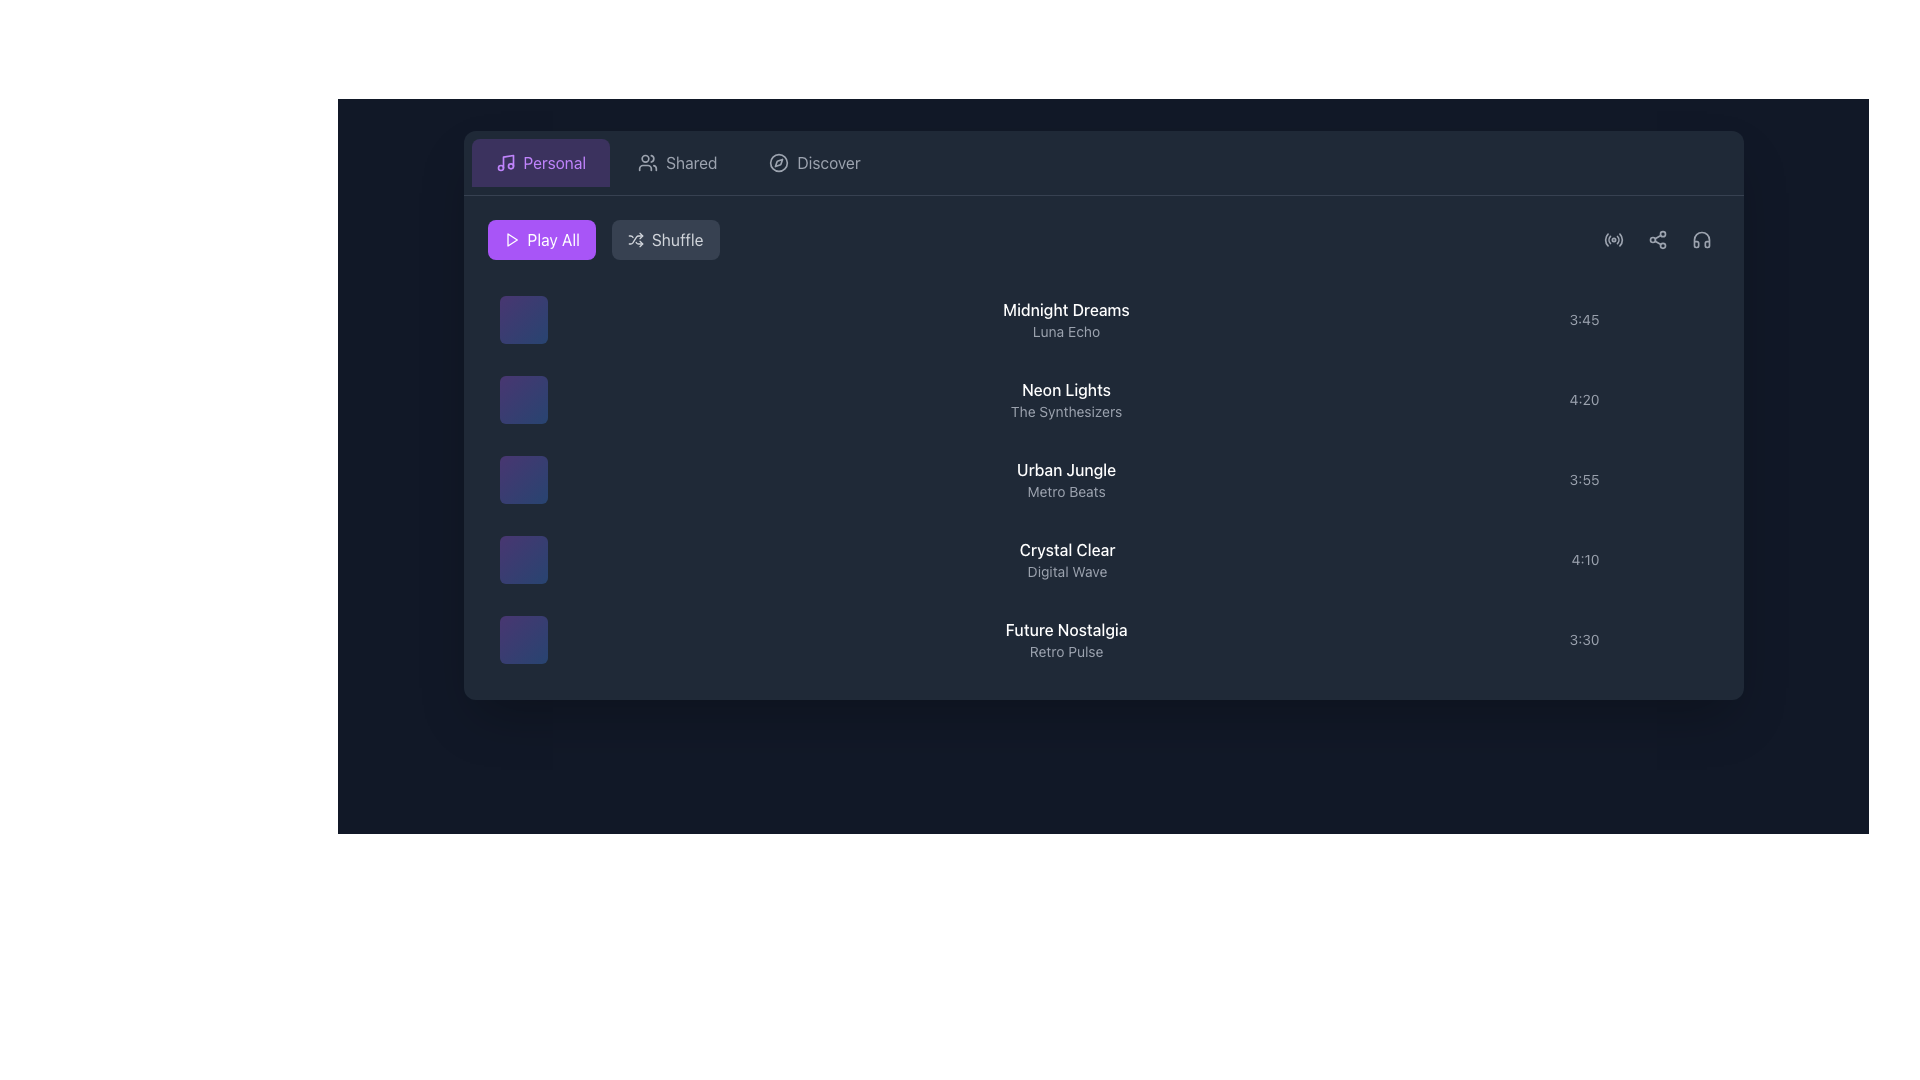 Image resolution: width=1920 pixels, height=1080 pixels. I want to click on to select the song 'Midnight Dreams' from the music playlist list item, which is styled as a rectangular horizontal row with a thumbnail, song title, artist name, and duration, so click(1102, 319).